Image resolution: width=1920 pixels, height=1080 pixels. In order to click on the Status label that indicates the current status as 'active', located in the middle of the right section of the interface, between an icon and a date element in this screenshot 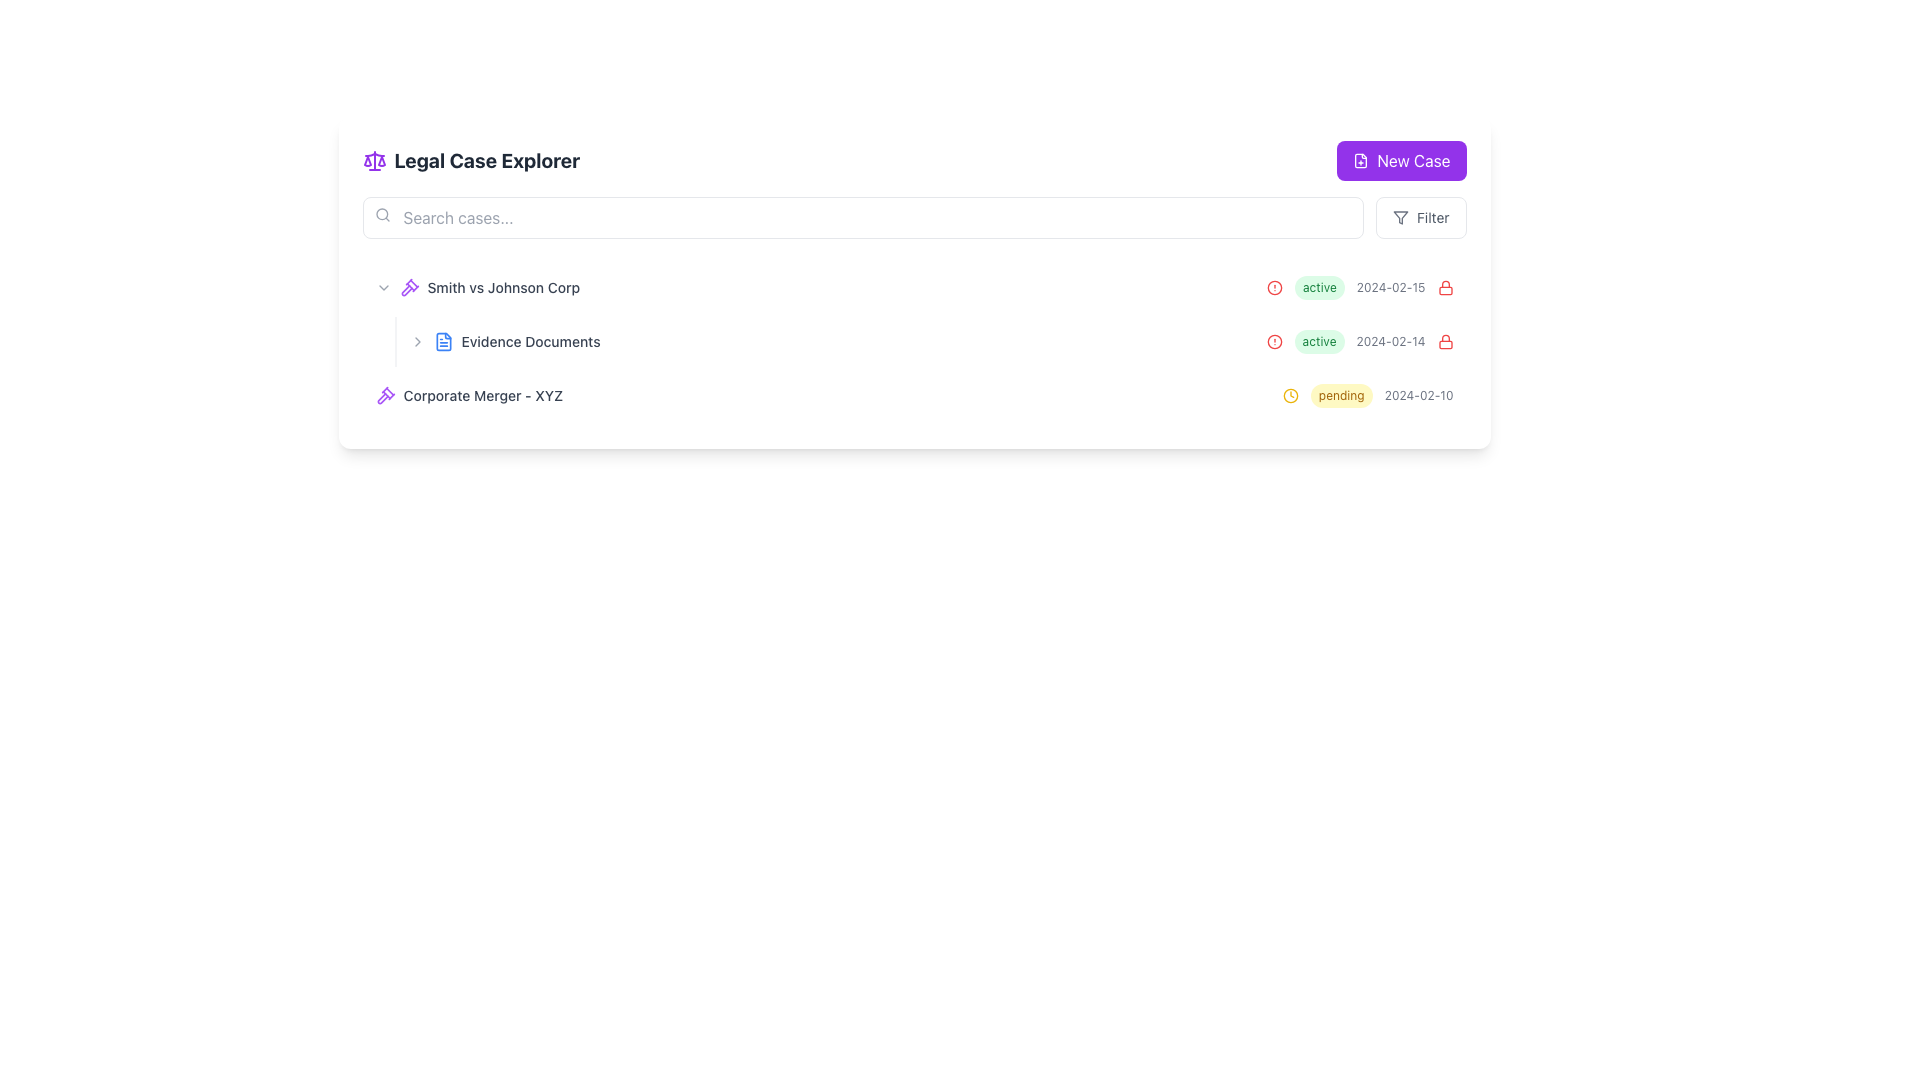, I will do `click(1319, 288)`.